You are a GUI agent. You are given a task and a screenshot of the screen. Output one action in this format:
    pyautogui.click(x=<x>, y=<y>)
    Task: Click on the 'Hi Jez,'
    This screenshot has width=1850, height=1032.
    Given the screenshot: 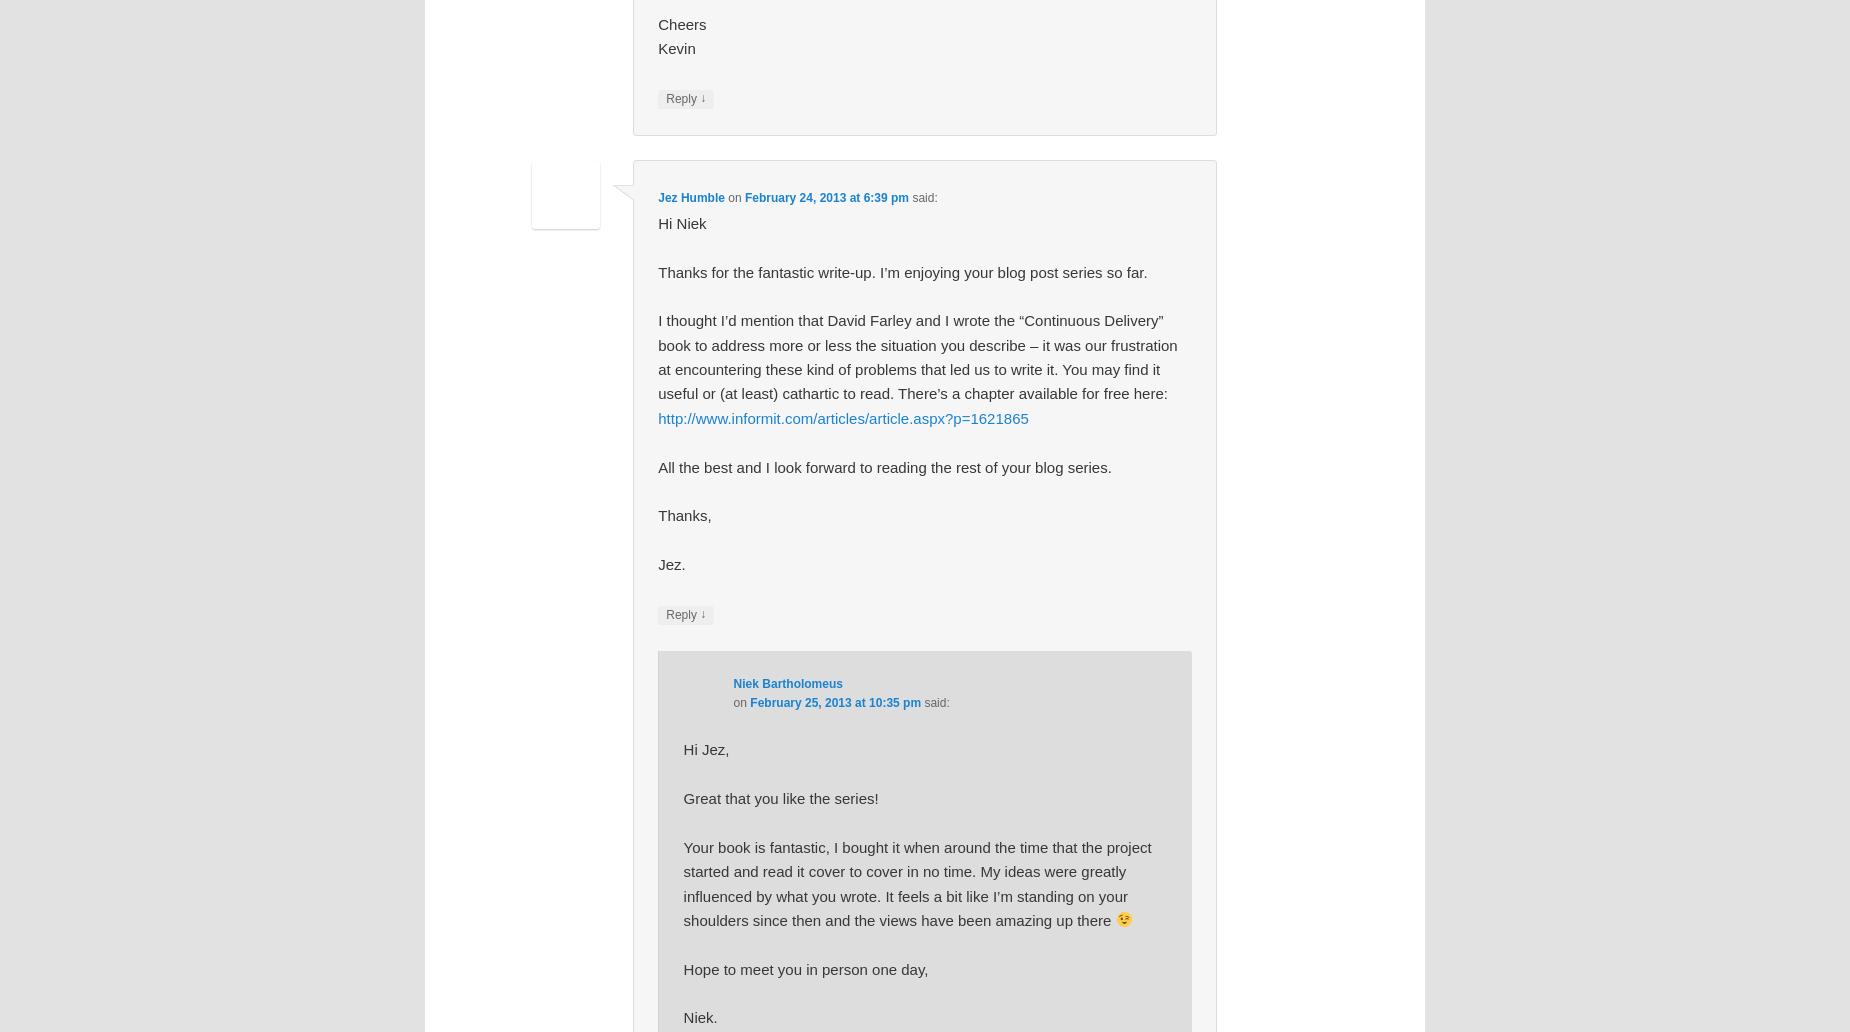 What is the action you would take?
    pyautogui.click(x=705, y=748)
    